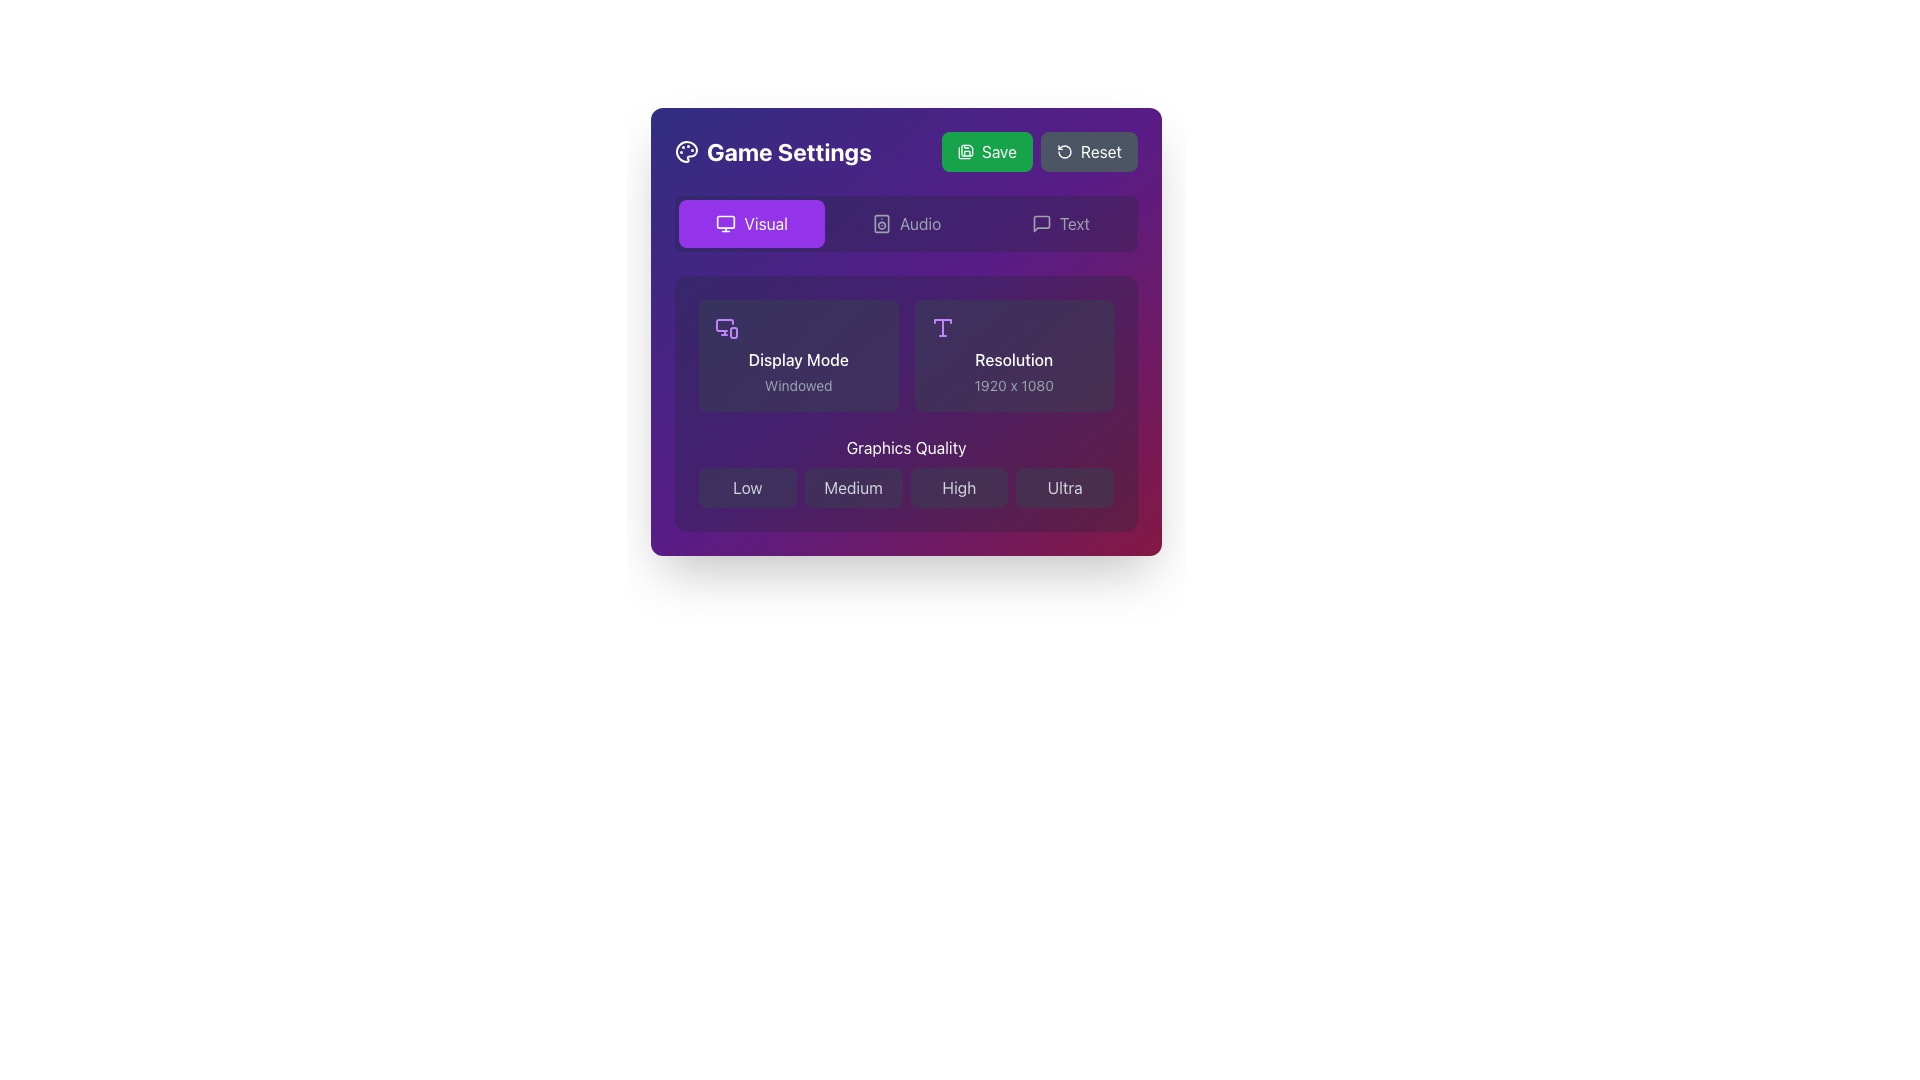  What do you see at coordinates (1014, 385) in the screenshot?
I see `the text label displaying '1920 x 1080' located under the 'Resolution' label within the card layout` at bounding box center [1014, 385].